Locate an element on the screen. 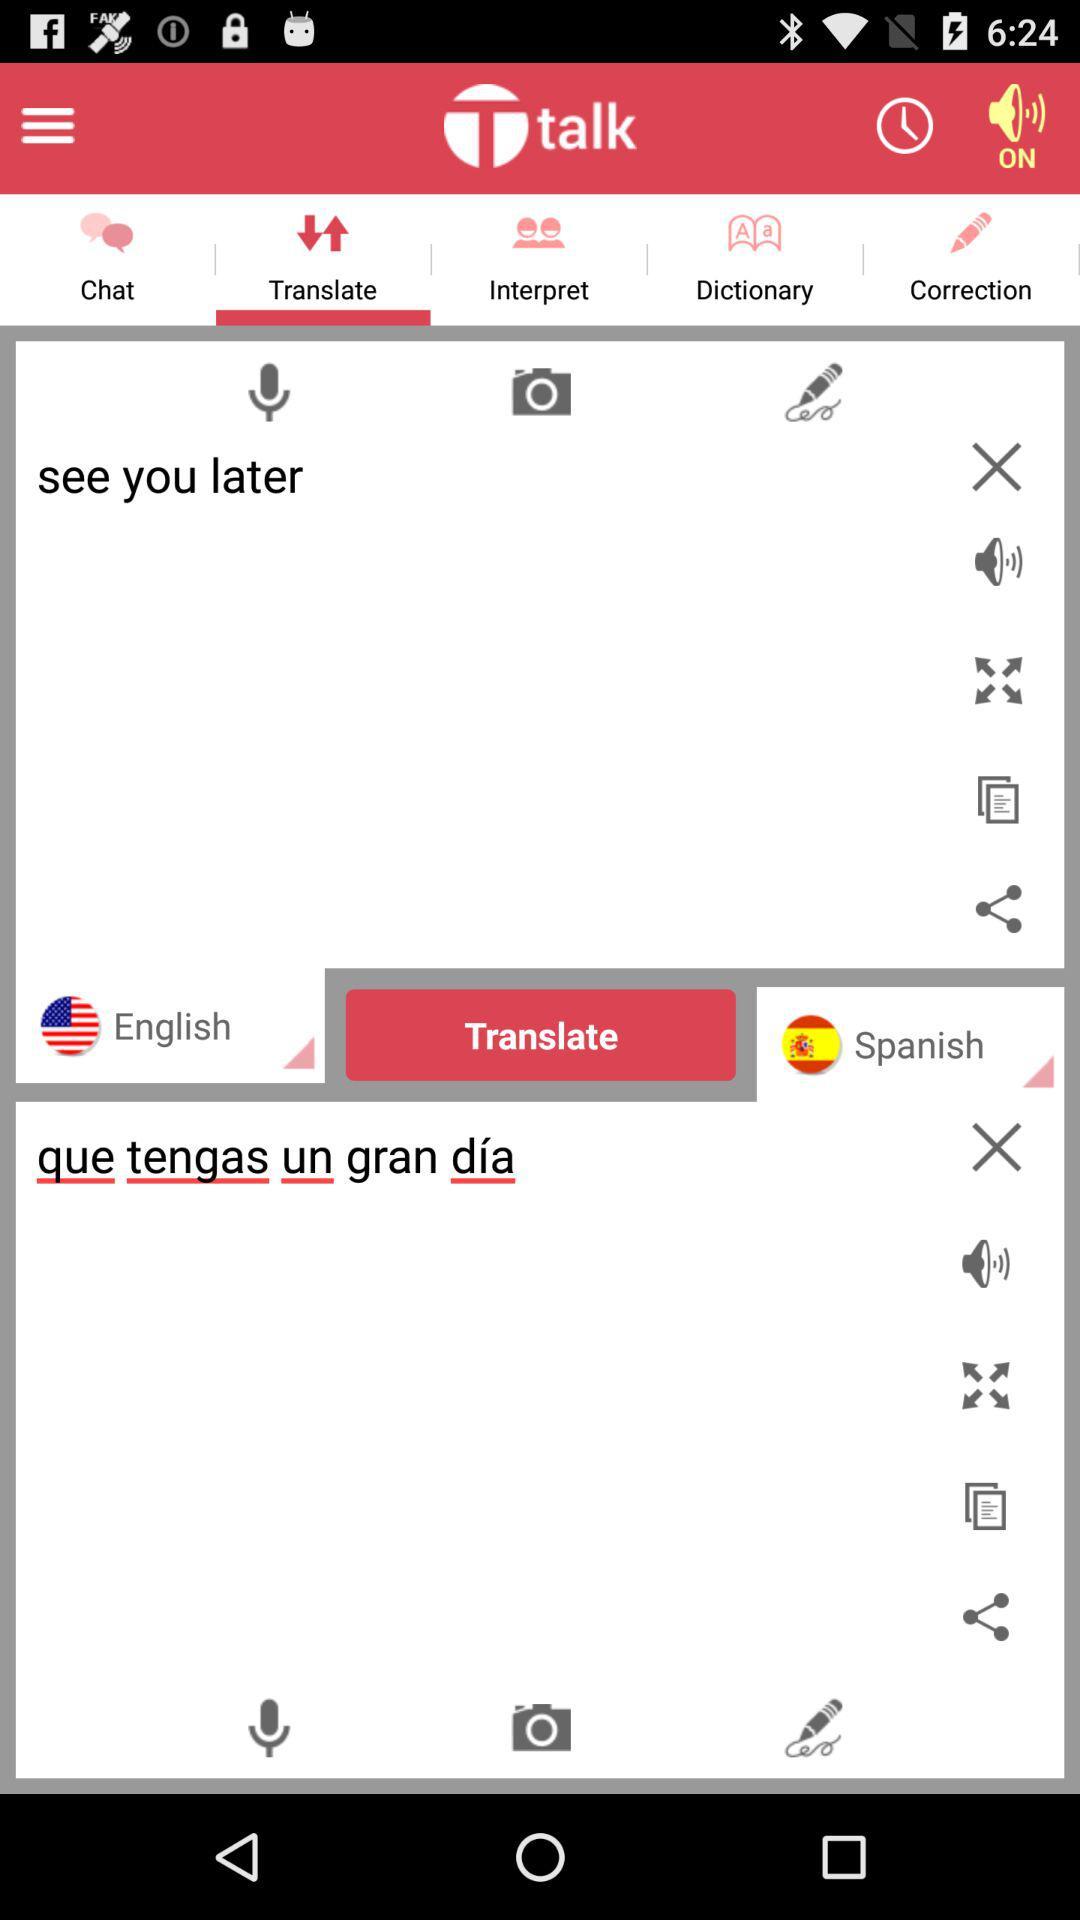 The image size is (1080, 1920). pen tool is located at coordinates (813, 1726).